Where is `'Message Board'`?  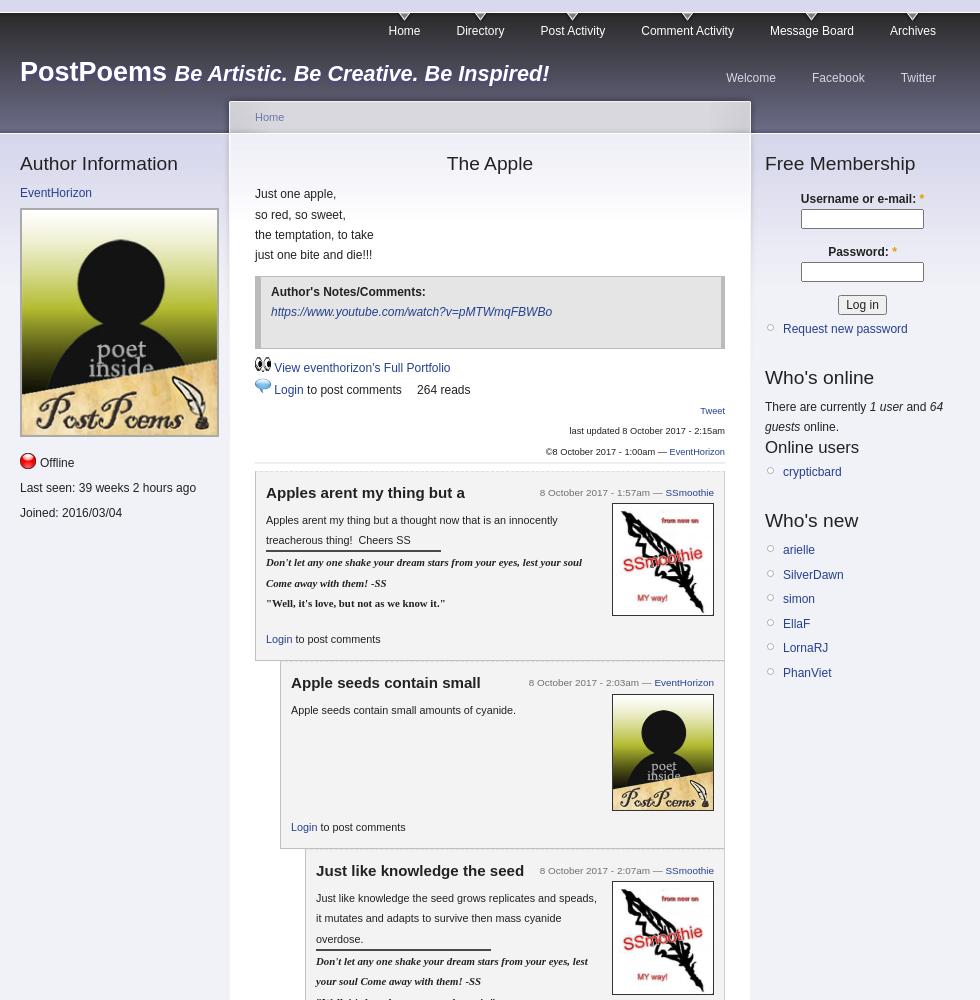
'Message Board' is located at coordinates (811, 31).